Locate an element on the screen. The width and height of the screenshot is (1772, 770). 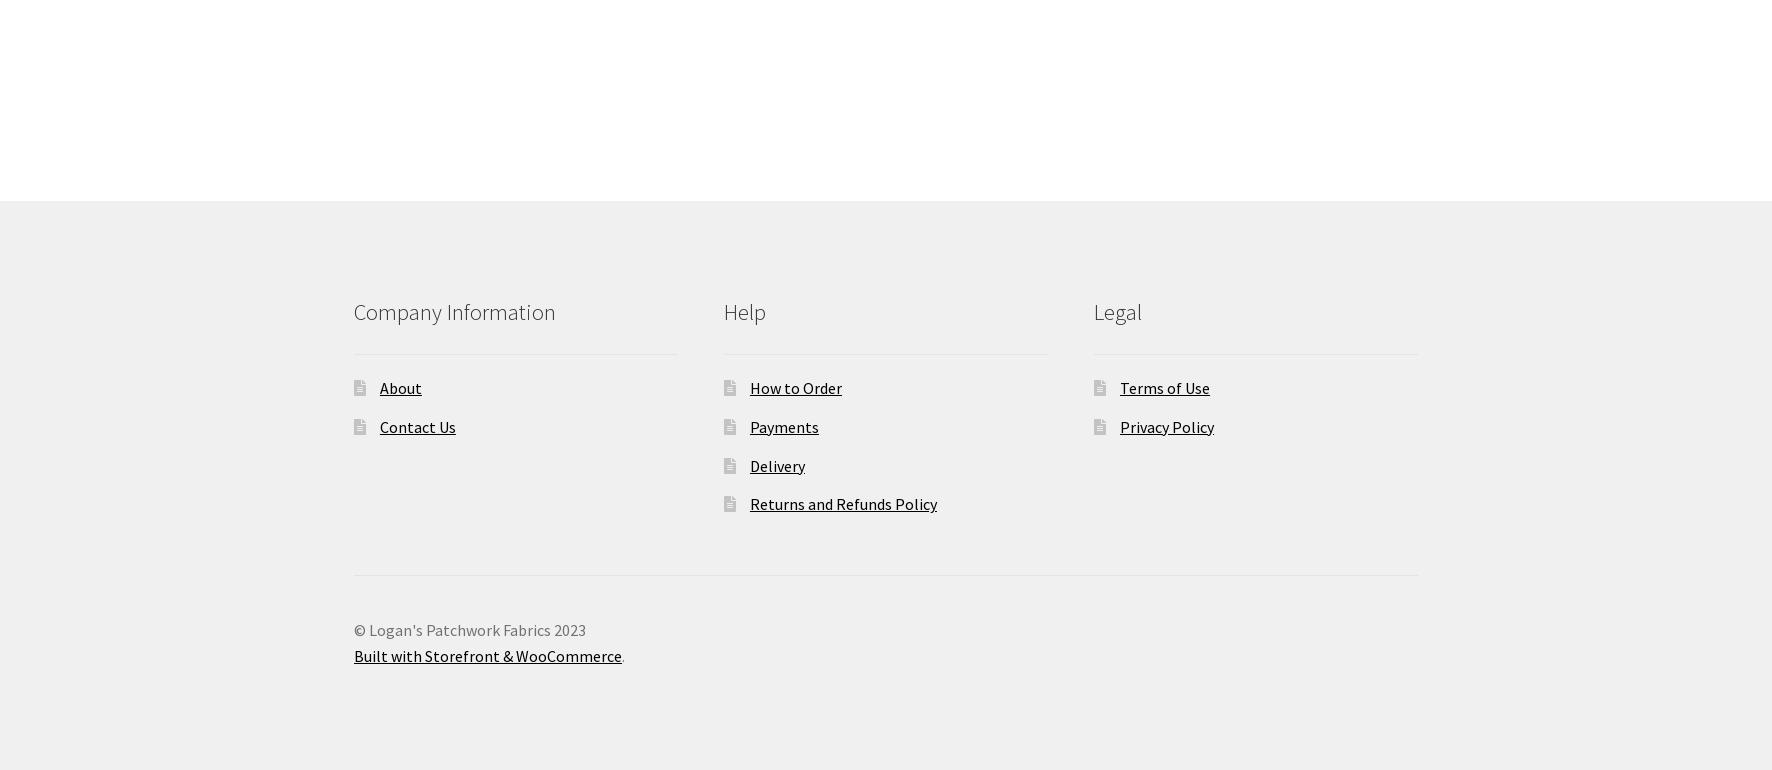
'Built with Storefront & WooCommerce' is located at coordinates (487, 653).